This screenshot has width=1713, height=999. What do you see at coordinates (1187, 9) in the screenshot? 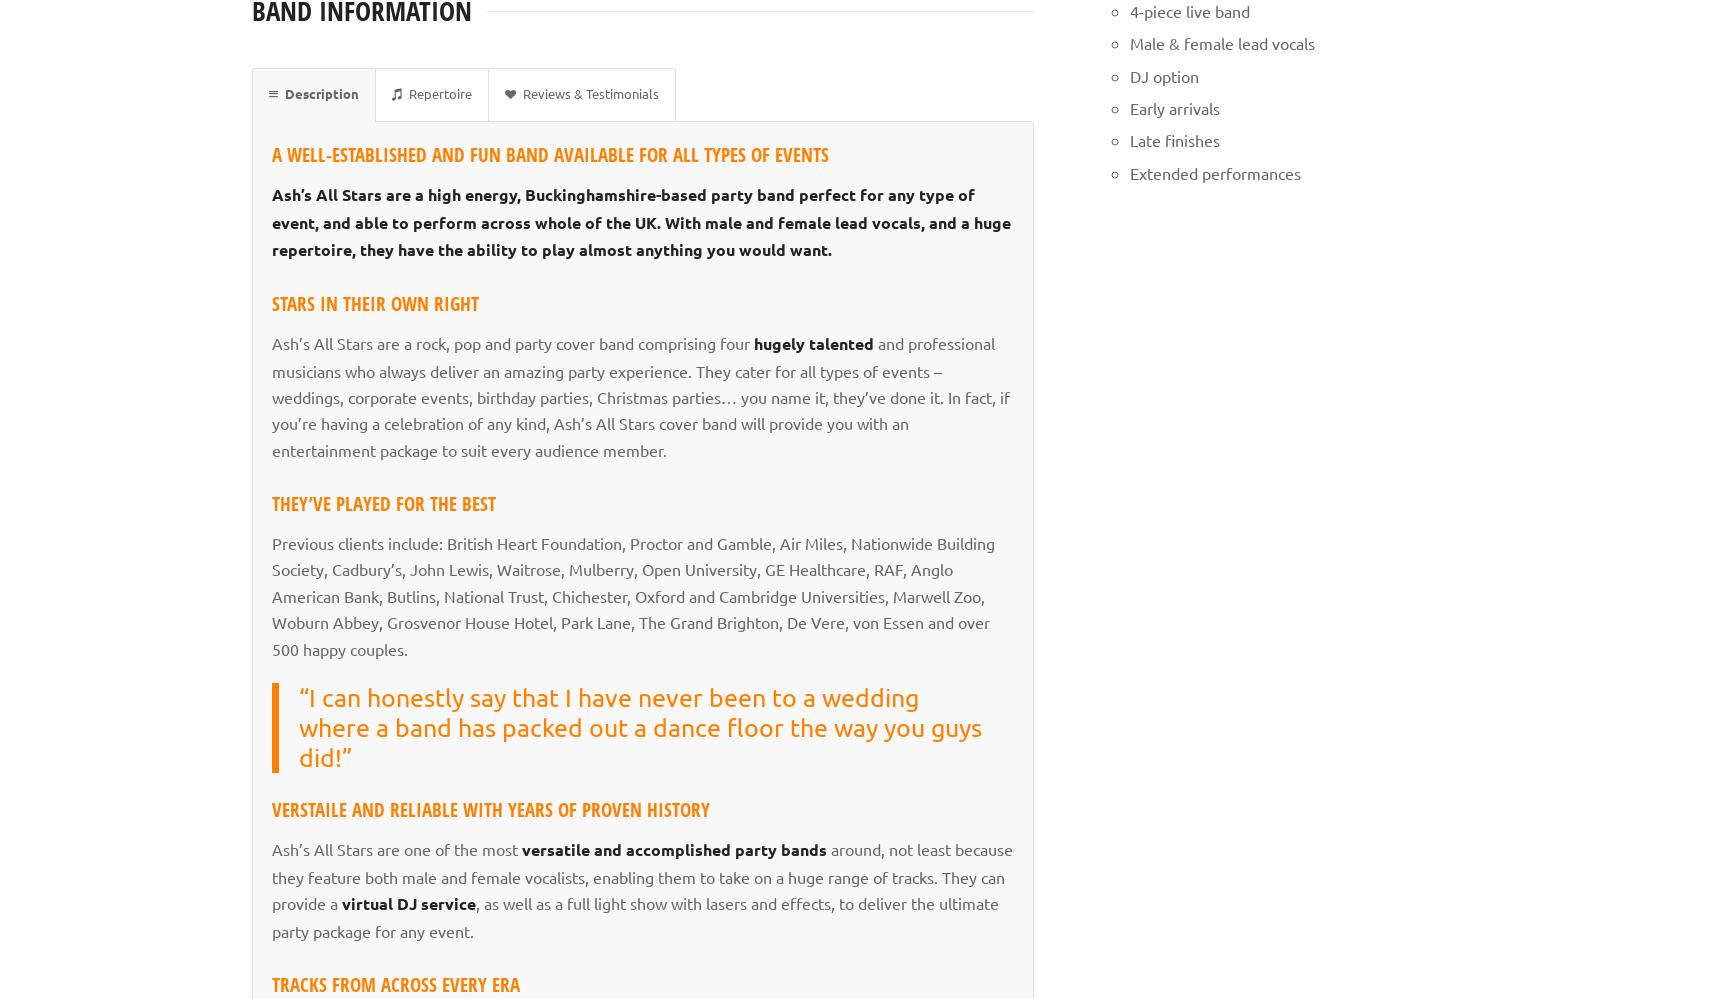
I see `'4-piece live band'` at bounding box center [1187, 9].